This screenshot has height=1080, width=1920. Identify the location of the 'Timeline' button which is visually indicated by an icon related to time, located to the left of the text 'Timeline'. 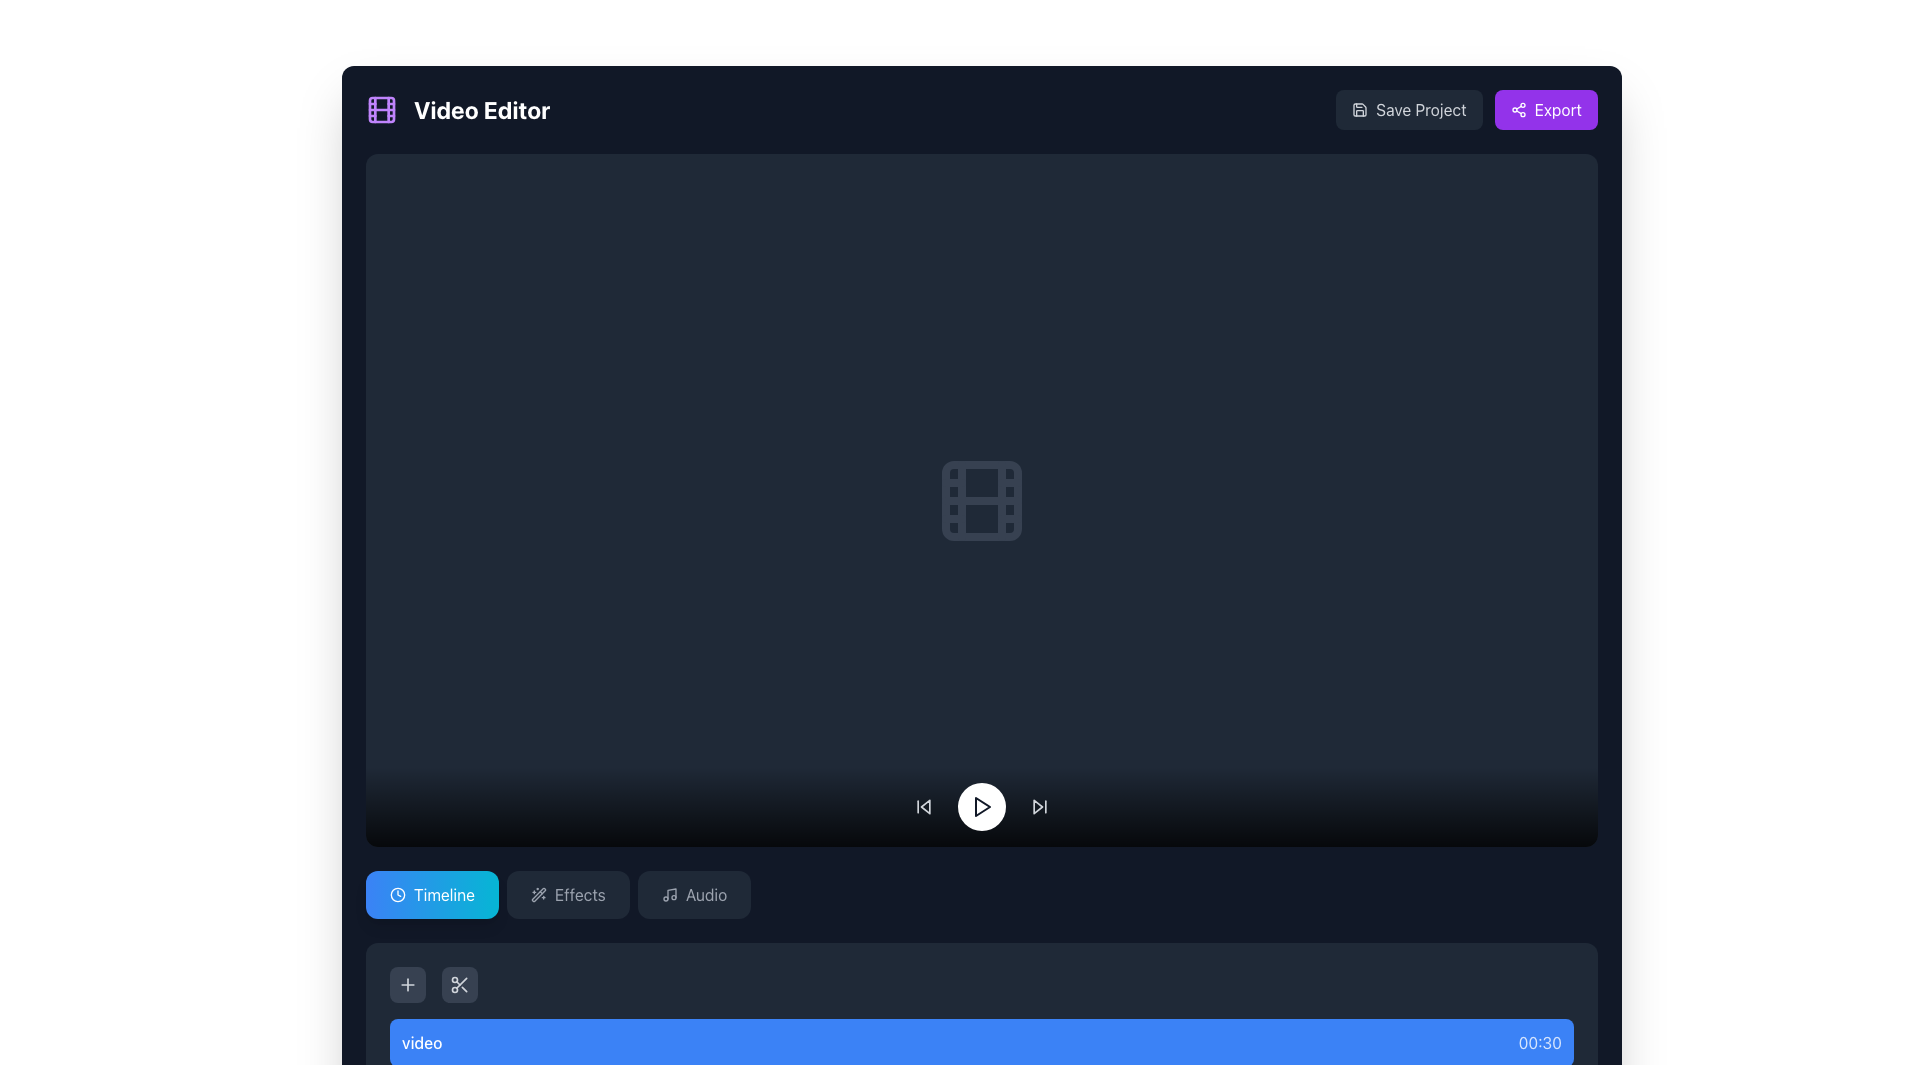
(398, 893).